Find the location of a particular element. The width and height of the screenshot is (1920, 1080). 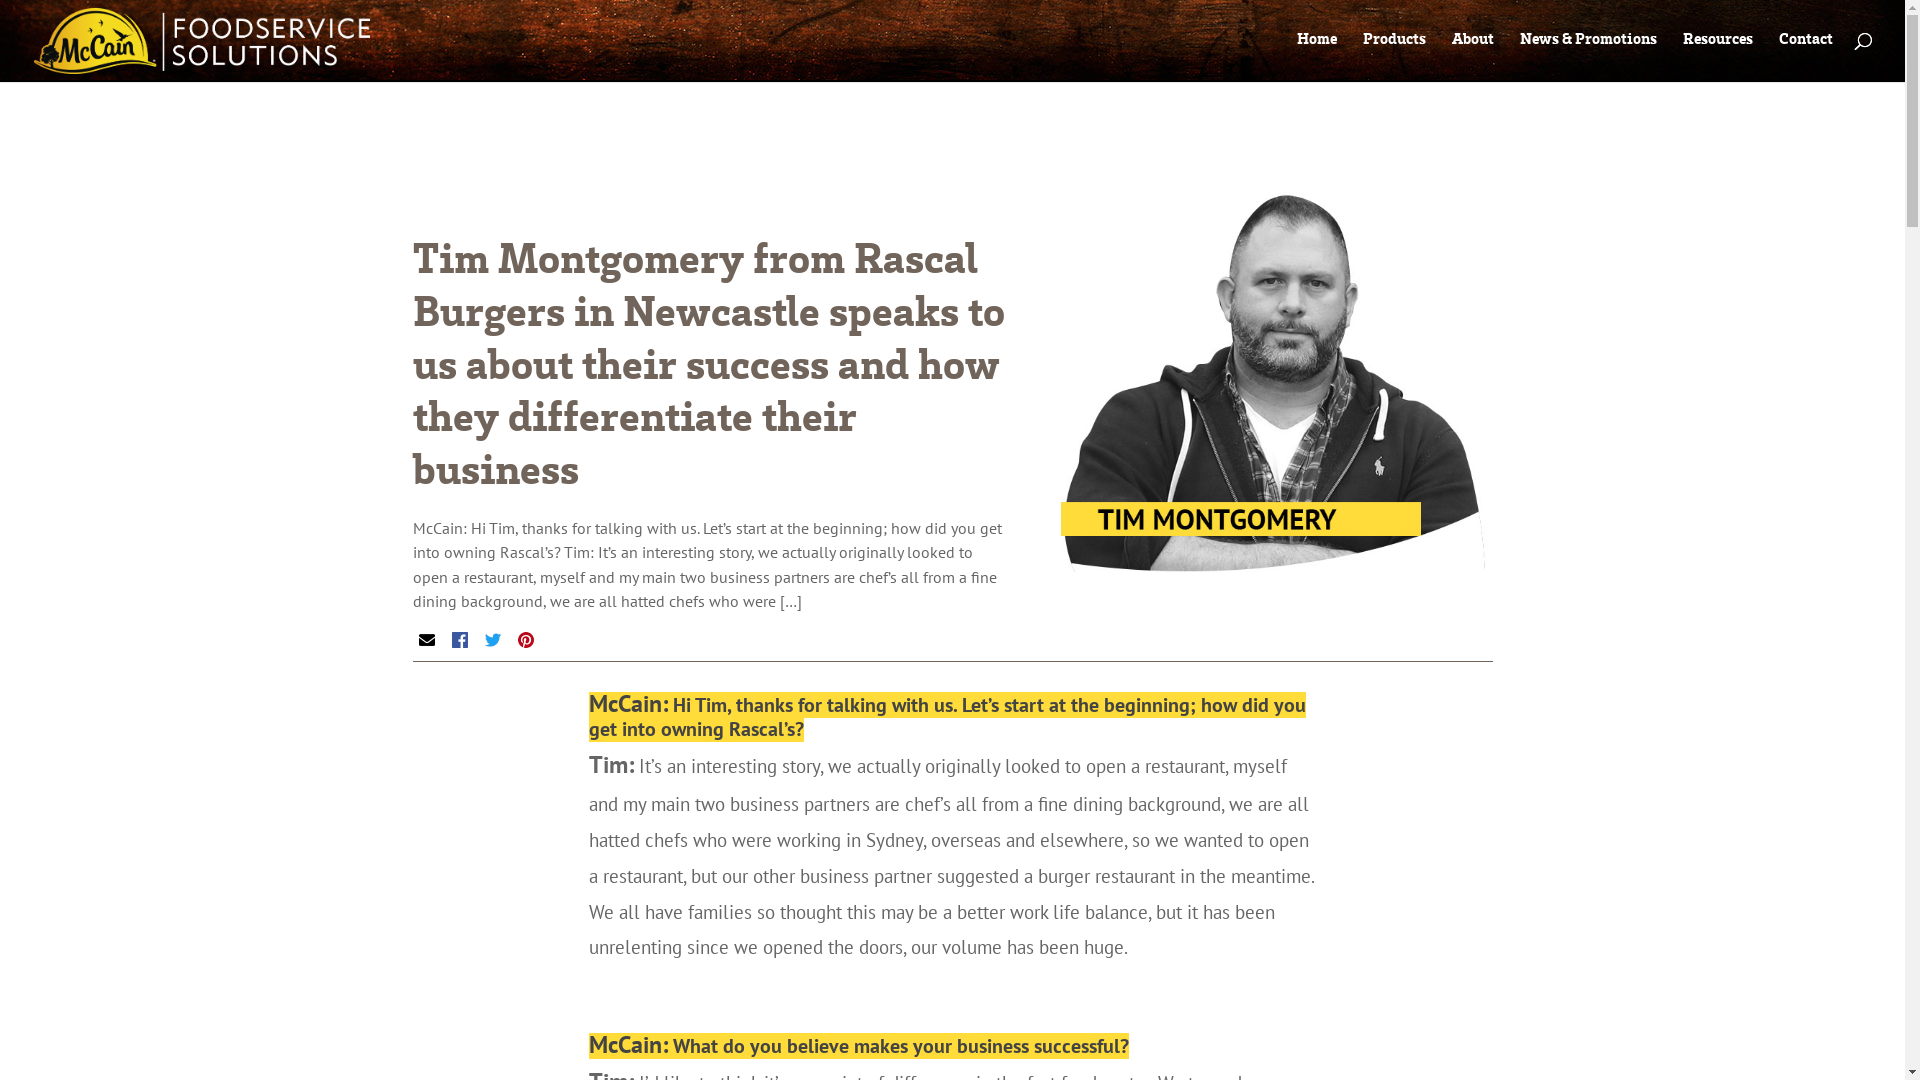

'Tweet' is located at coordinates (491, 640).